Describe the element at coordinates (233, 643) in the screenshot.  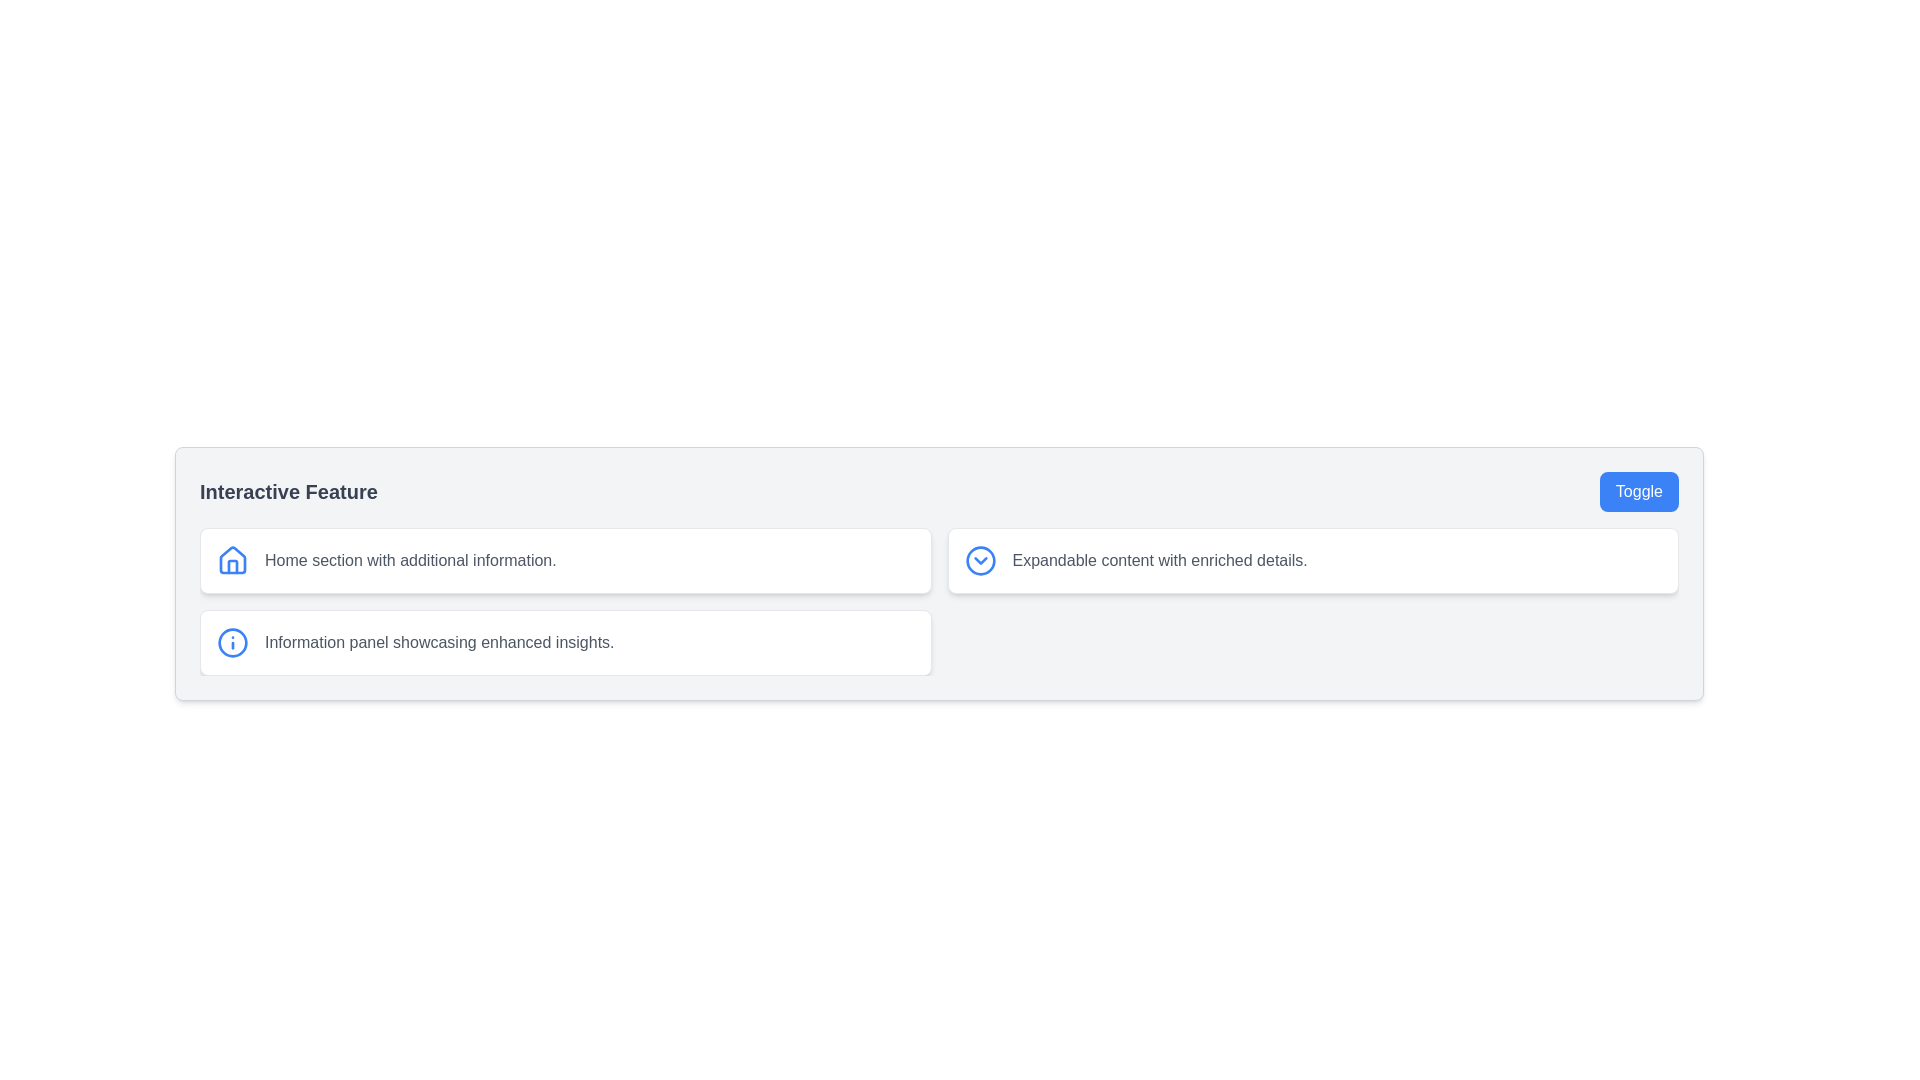
I see `the circular graphic element within the information icon located at the center of the icon in the lower left interactive panel labeled 'Information panel showcasing enhanced insights.'` at that location.